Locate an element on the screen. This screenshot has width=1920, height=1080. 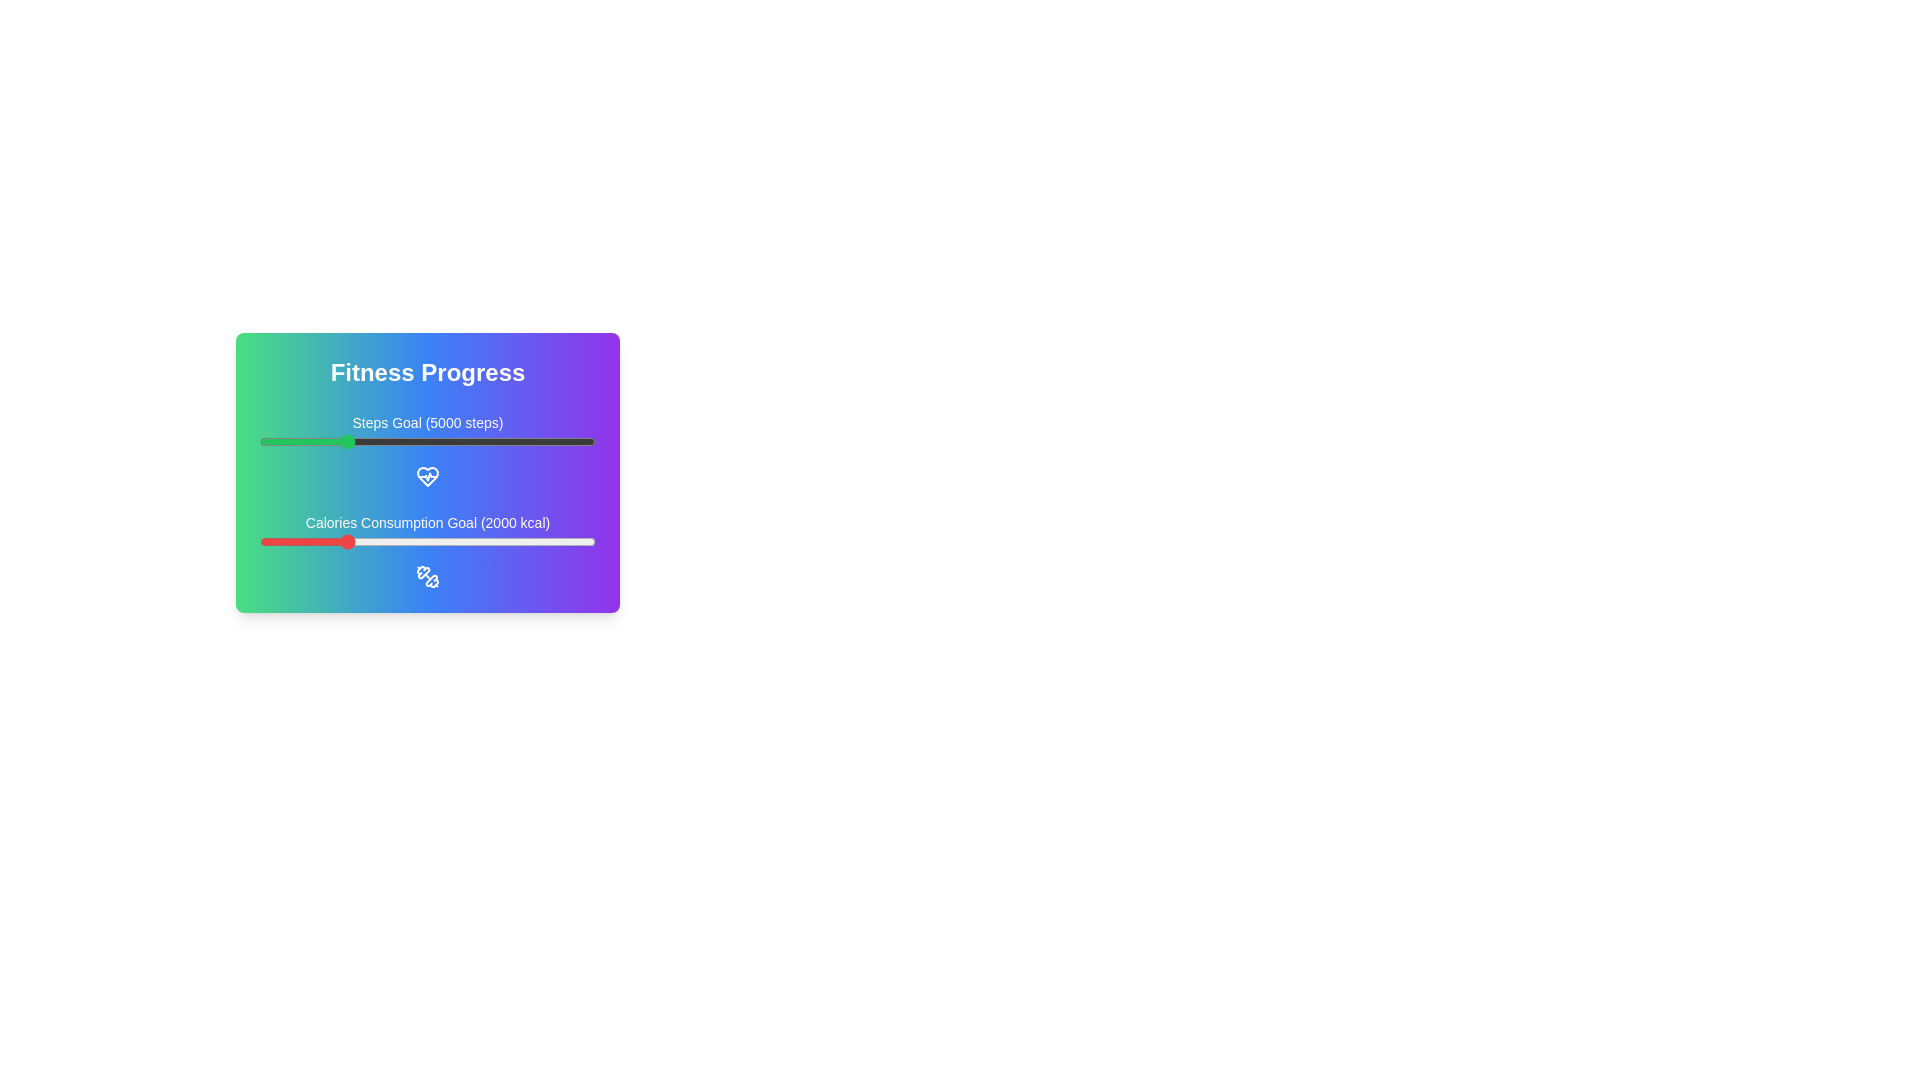
the calories goal is located at coordinates (384, 542).